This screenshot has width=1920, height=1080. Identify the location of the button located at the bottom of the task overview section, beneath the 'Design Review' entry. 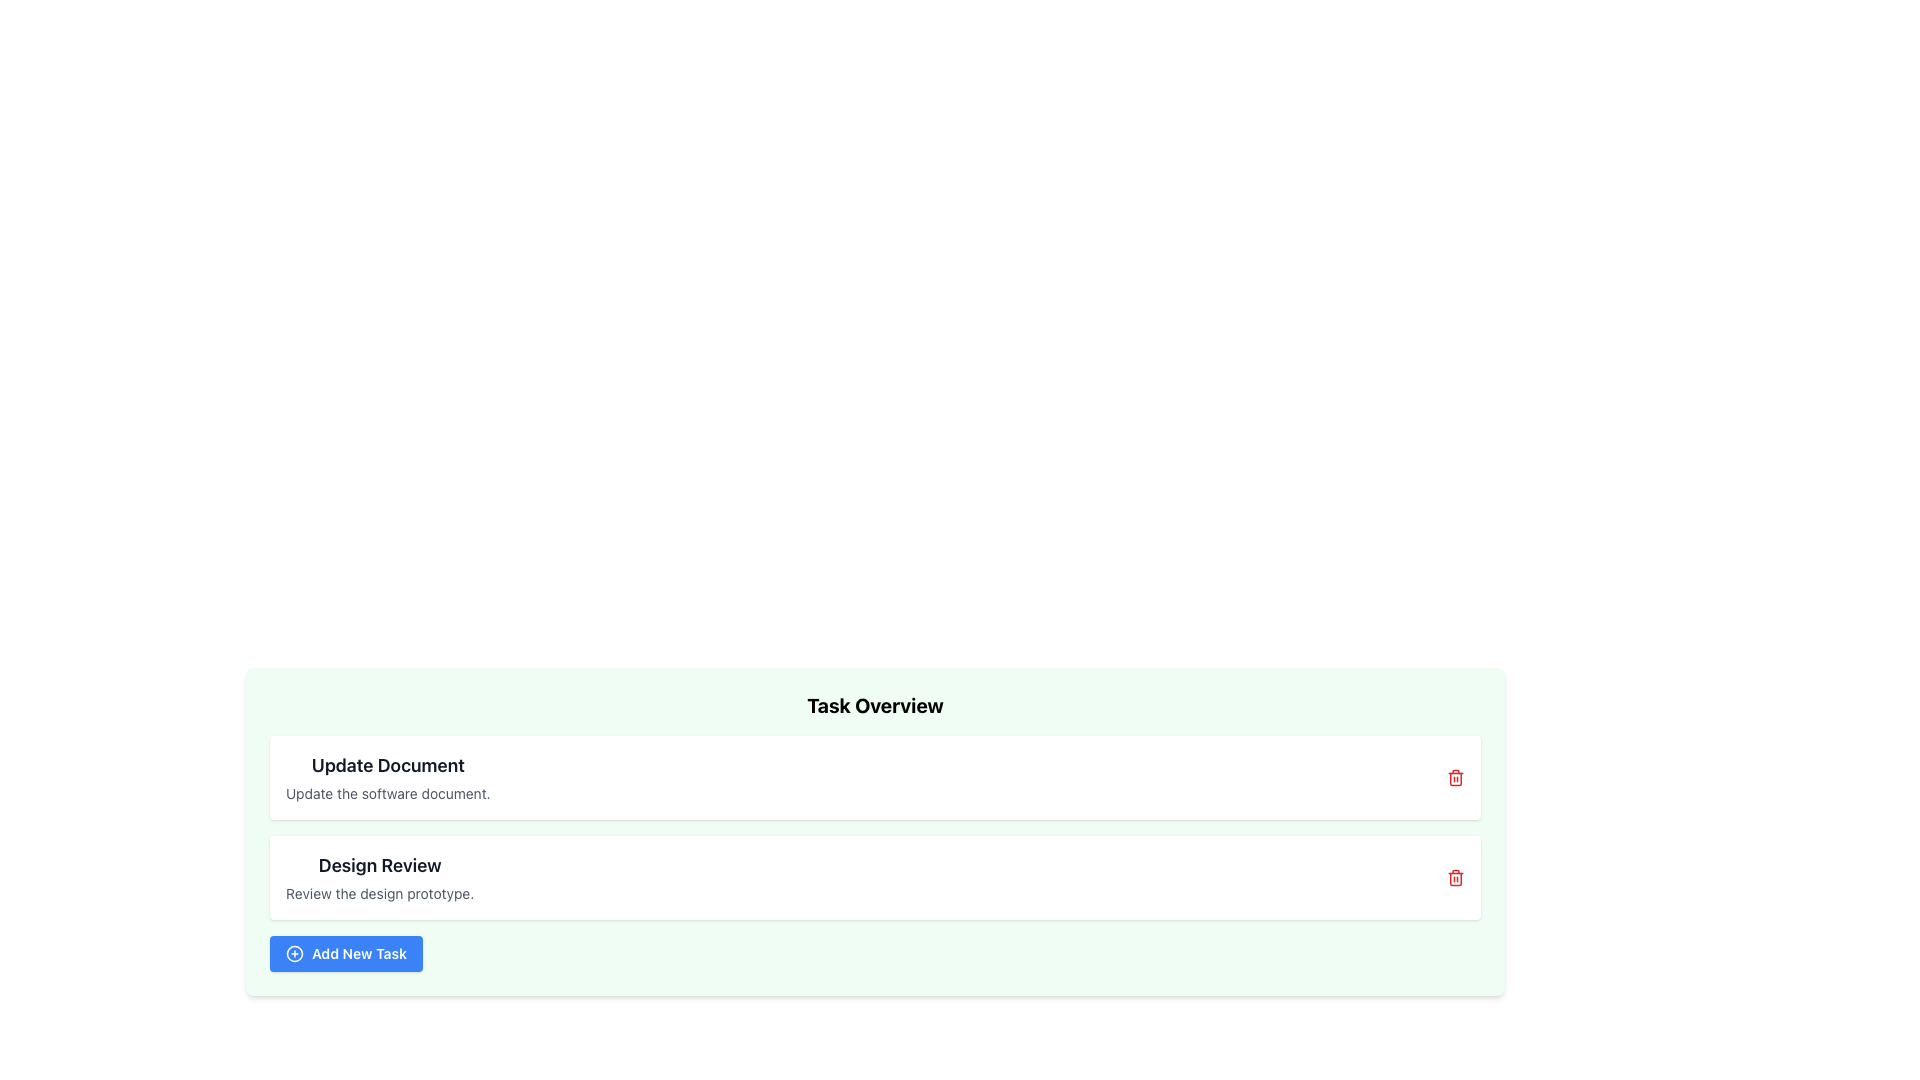
(346, 952).